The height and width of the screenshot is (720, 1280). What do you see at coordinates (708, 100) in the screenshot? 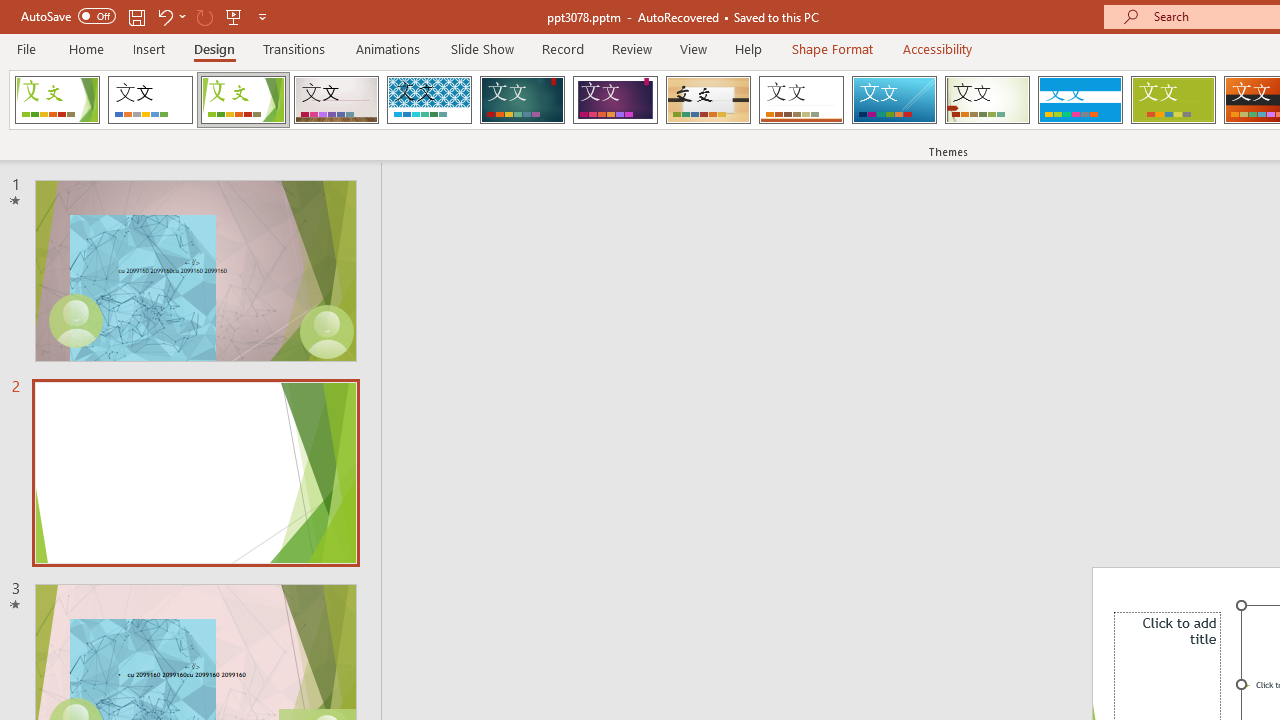
I see `'Organic'` at bounding box center [708, 100].